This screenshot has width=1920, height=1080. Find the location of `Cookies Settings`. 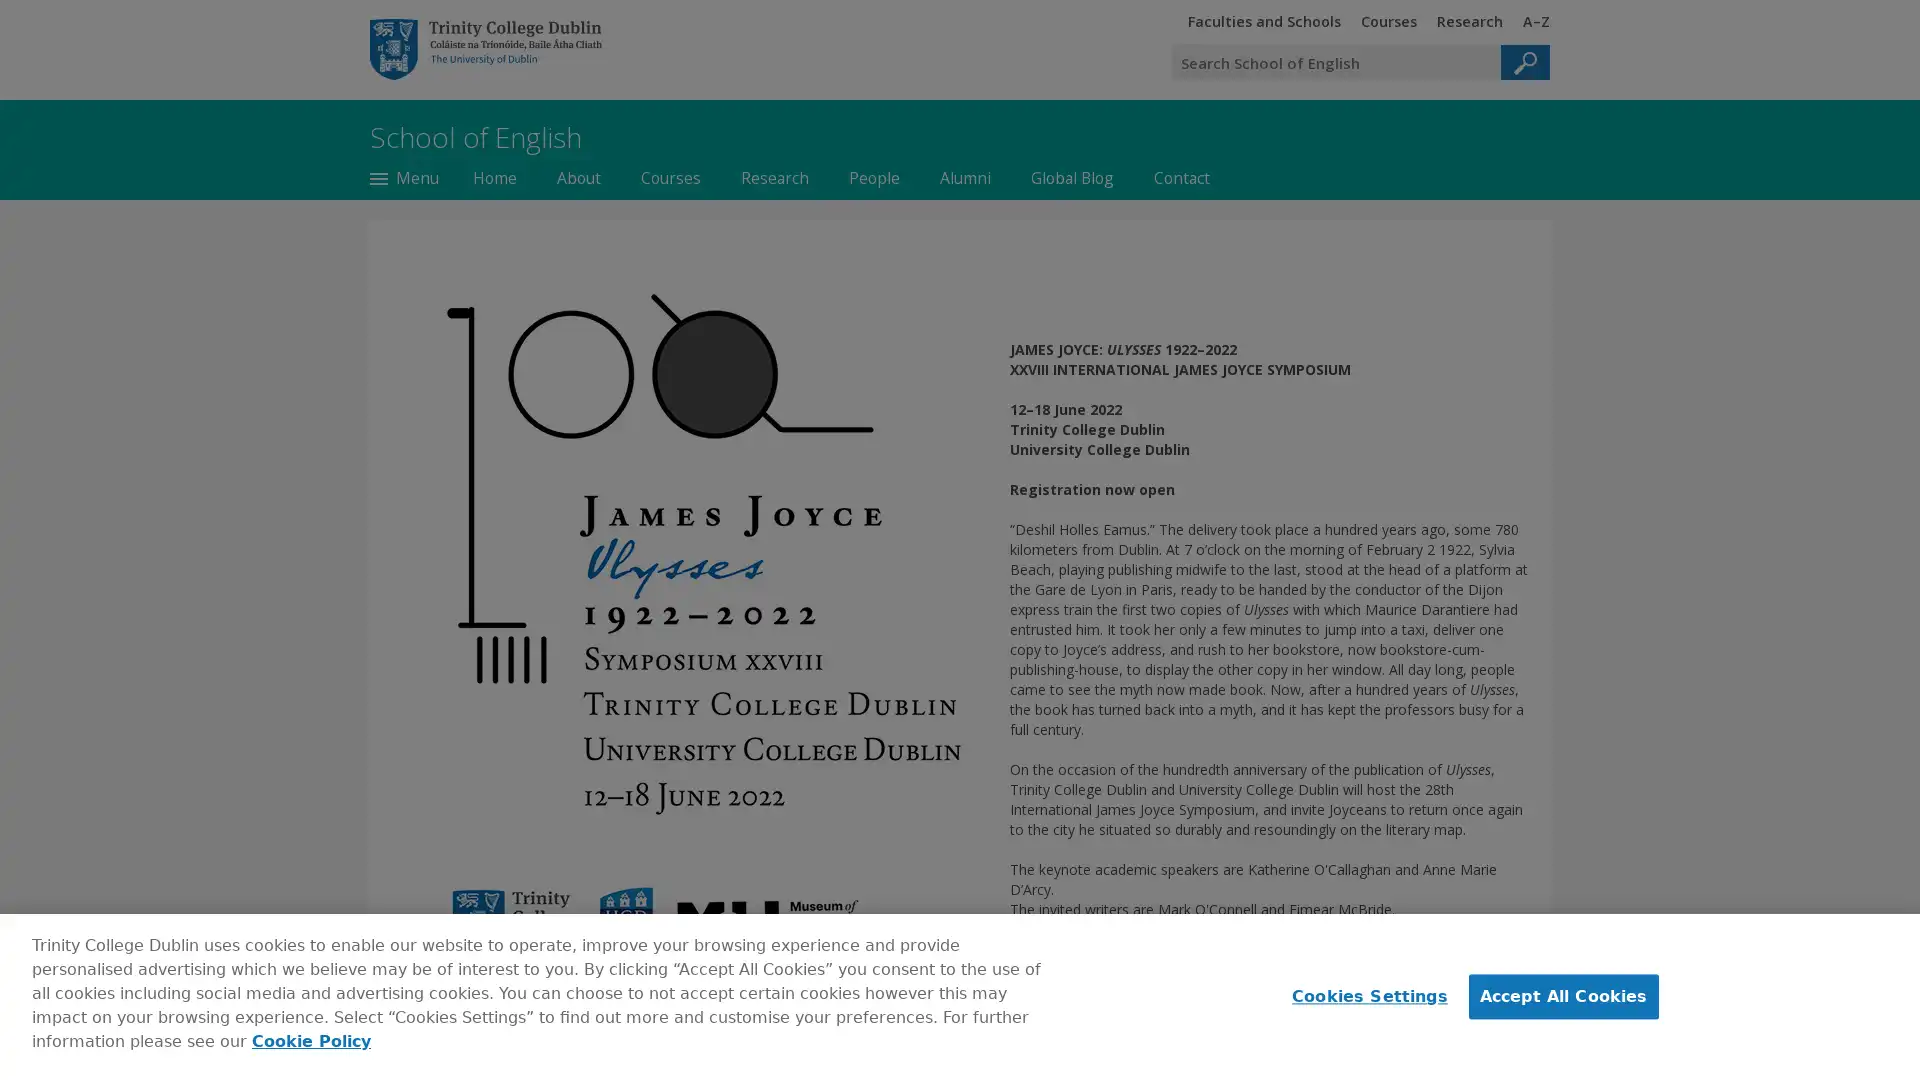

Cookies Settings is located at coordinates (1363, 996).